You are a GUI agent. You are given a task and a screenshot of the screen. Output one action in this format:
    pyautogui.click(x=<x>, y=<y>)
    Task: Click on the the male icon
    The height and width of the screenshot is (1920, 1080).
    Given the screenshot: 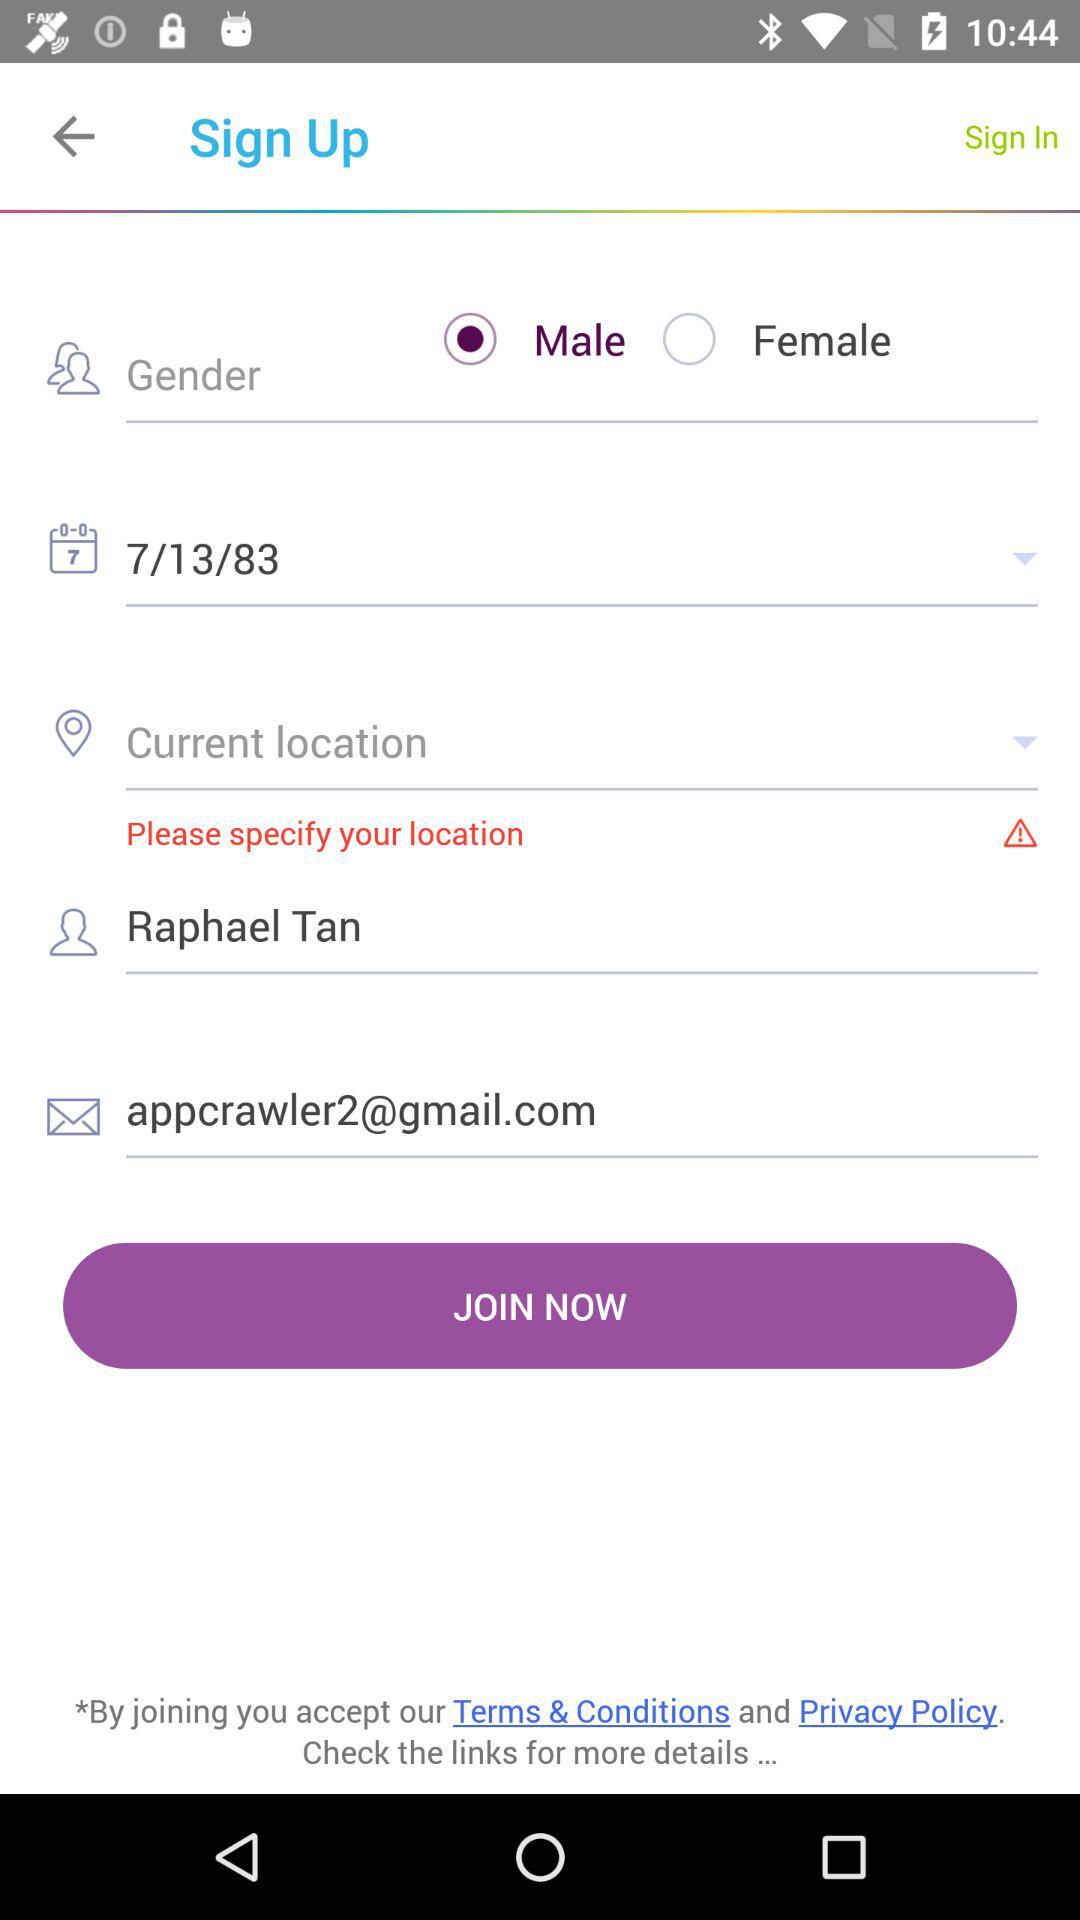 What is the action you would take?
    pyautogui.click(x=515, y=339)
    